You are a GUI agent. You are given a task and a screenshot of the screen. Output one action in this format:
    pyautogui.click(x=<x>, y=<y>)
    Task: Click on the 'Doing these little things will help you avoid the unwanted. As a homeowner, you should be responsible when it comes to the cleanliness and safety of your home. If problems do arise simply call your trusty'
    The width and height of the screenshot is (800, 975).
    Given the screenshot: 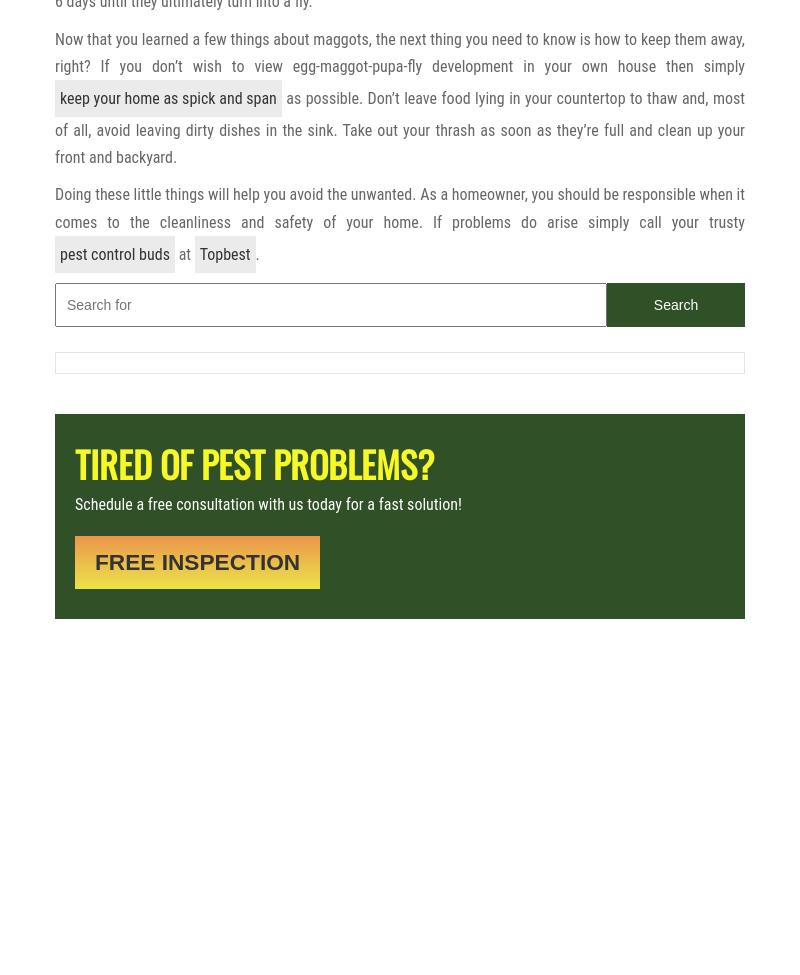 What is the action you would take?
    pyautogui.click(x=400, y=207)
    